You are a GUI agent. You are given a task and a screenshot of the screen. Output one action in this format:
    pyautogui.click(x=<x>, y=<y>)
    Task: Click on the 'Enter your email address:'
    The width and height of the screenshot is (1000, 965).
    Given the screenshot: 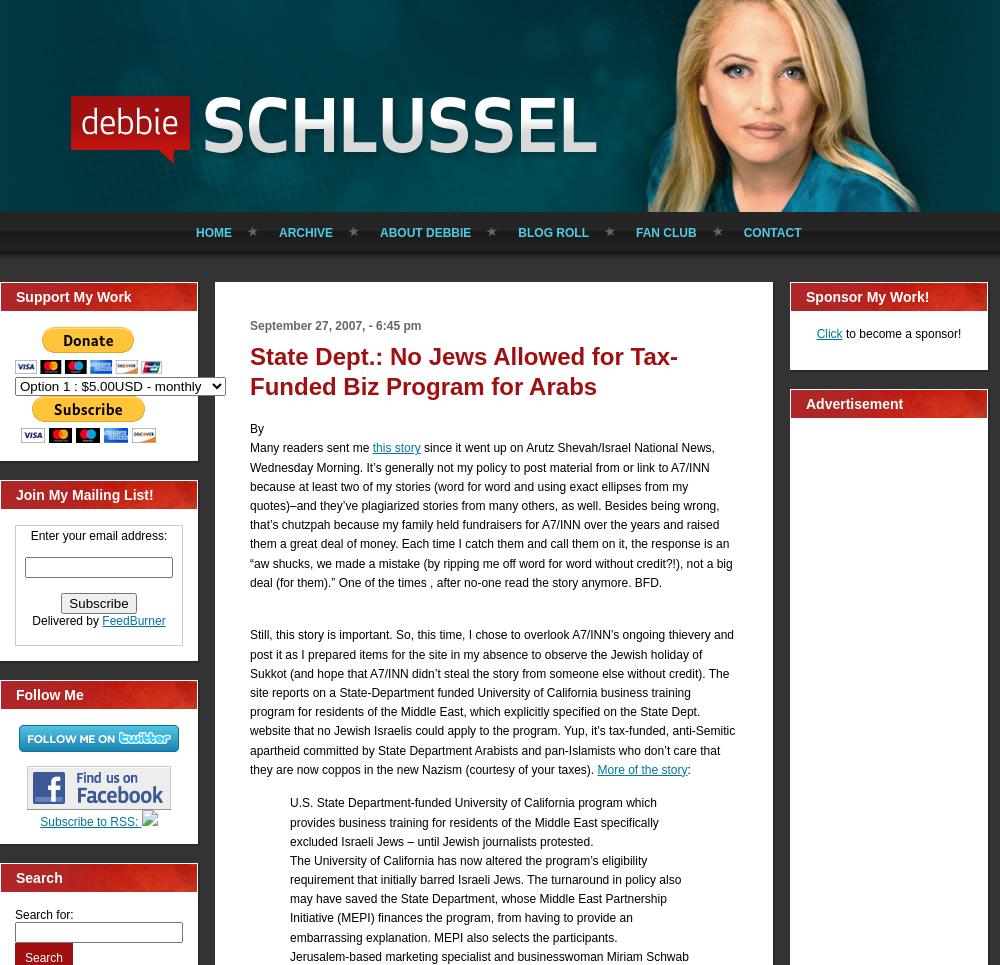 What is the action you would take?
    pyautogui.click(x=97, y=534)
    